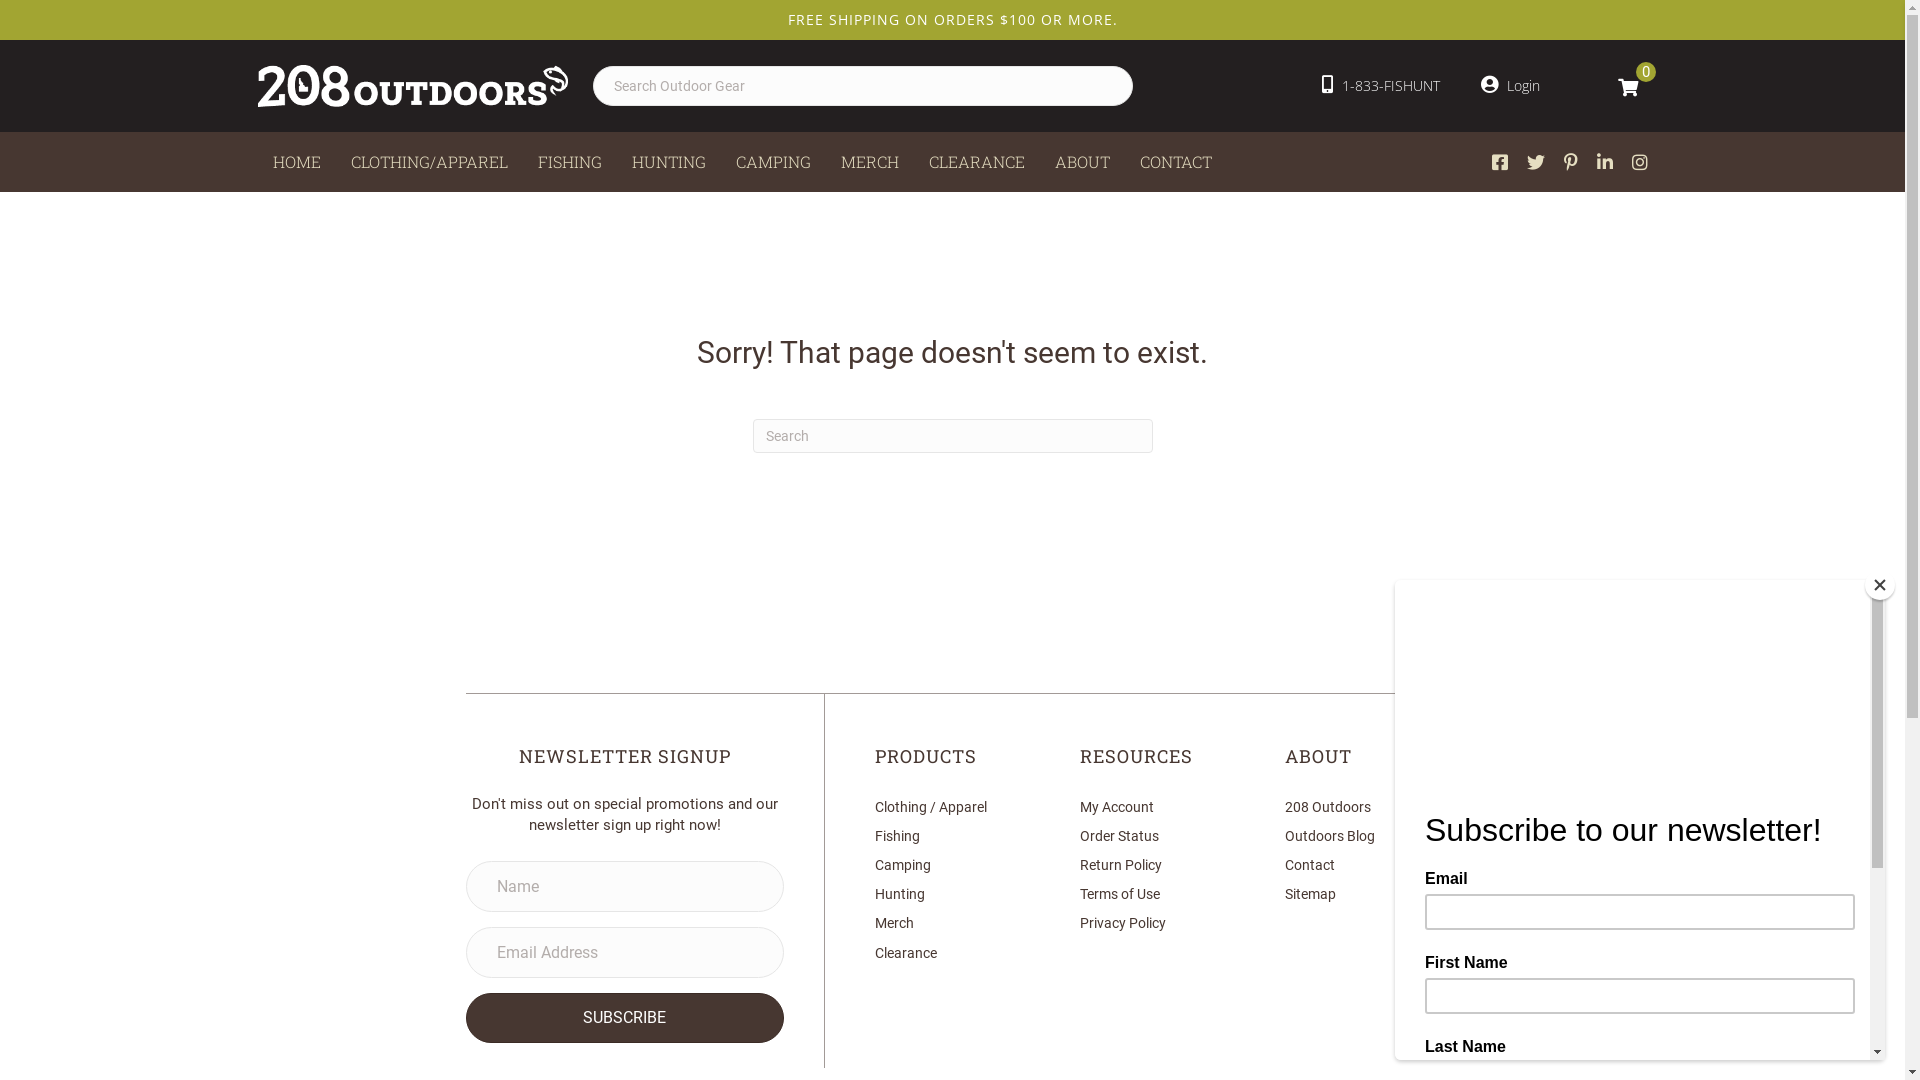 Image resolution: width=1920 pixels, height=1080 pixels. What do you see at coordinates (522, 161) in the screenshot?
I see `'FISHING'` at bounding box center [522, 161].